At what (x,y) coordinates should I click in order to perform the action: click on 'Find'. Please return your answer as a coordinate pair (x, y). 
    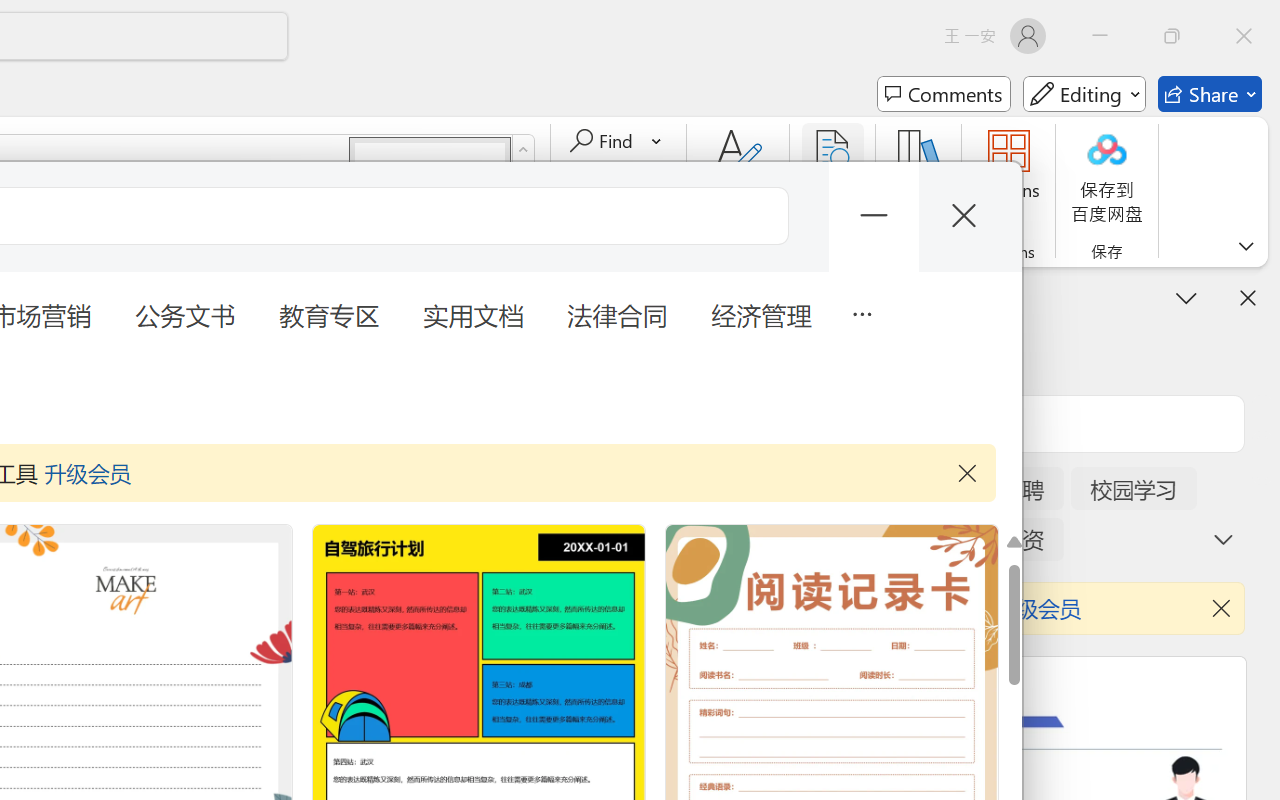
    Looking at the image, I should click on (615, 141).